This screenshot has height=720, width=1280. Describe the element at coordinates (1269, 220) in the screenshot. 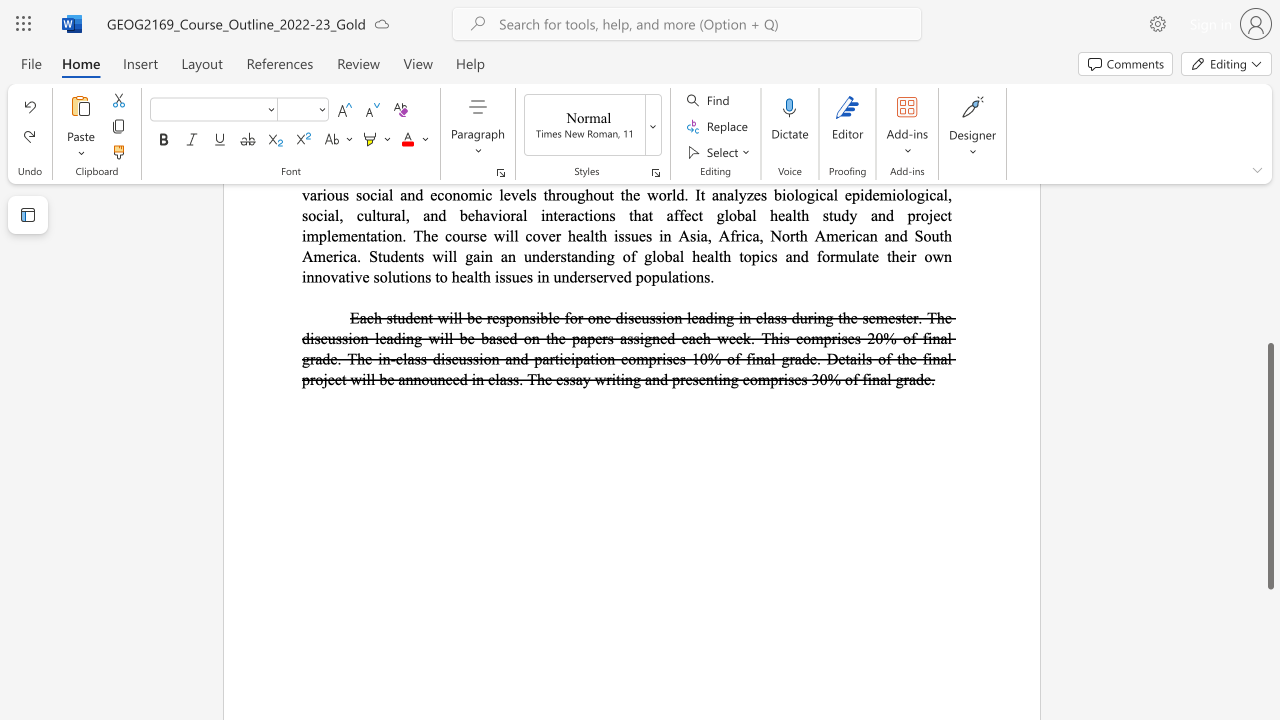

I see `the scrollbar on the right side to scroll the page up` at that location.